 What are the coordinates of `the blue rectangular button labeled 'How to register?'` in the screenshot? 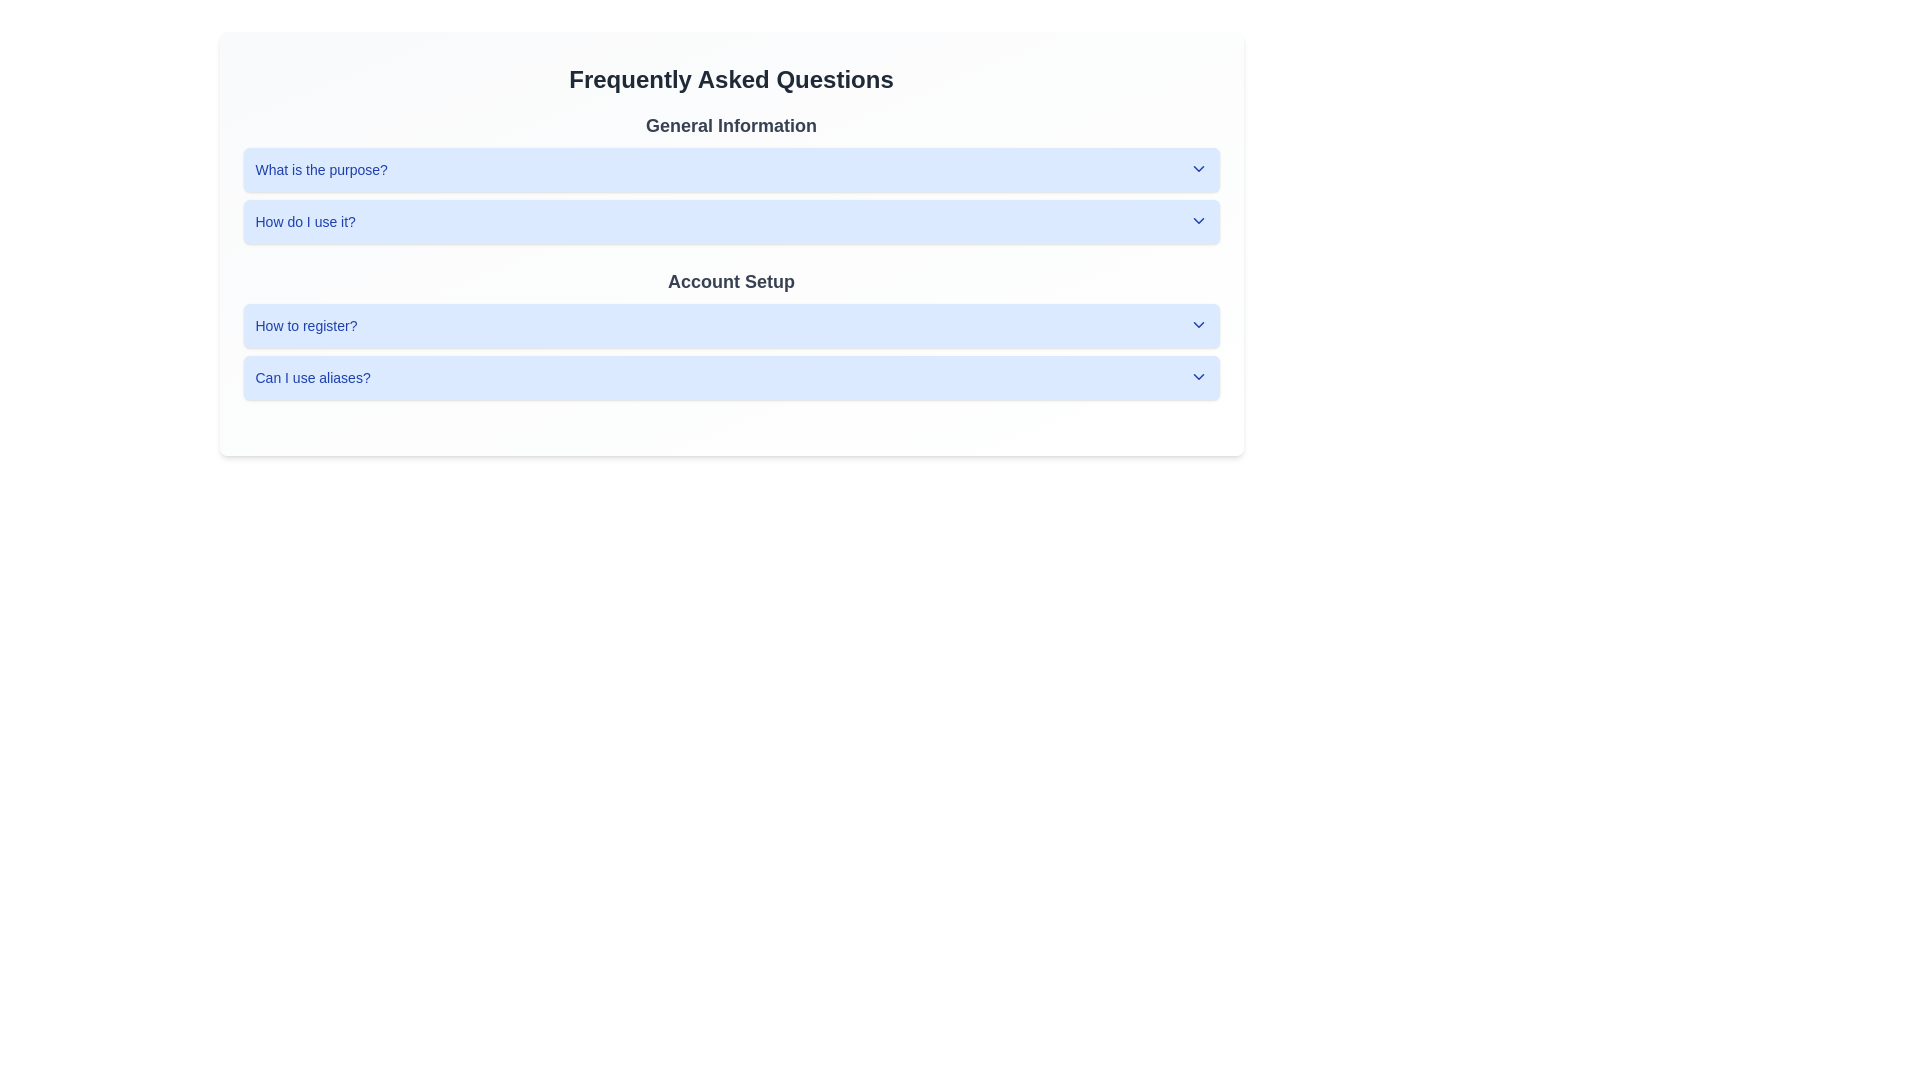 It's located at (730, 325).